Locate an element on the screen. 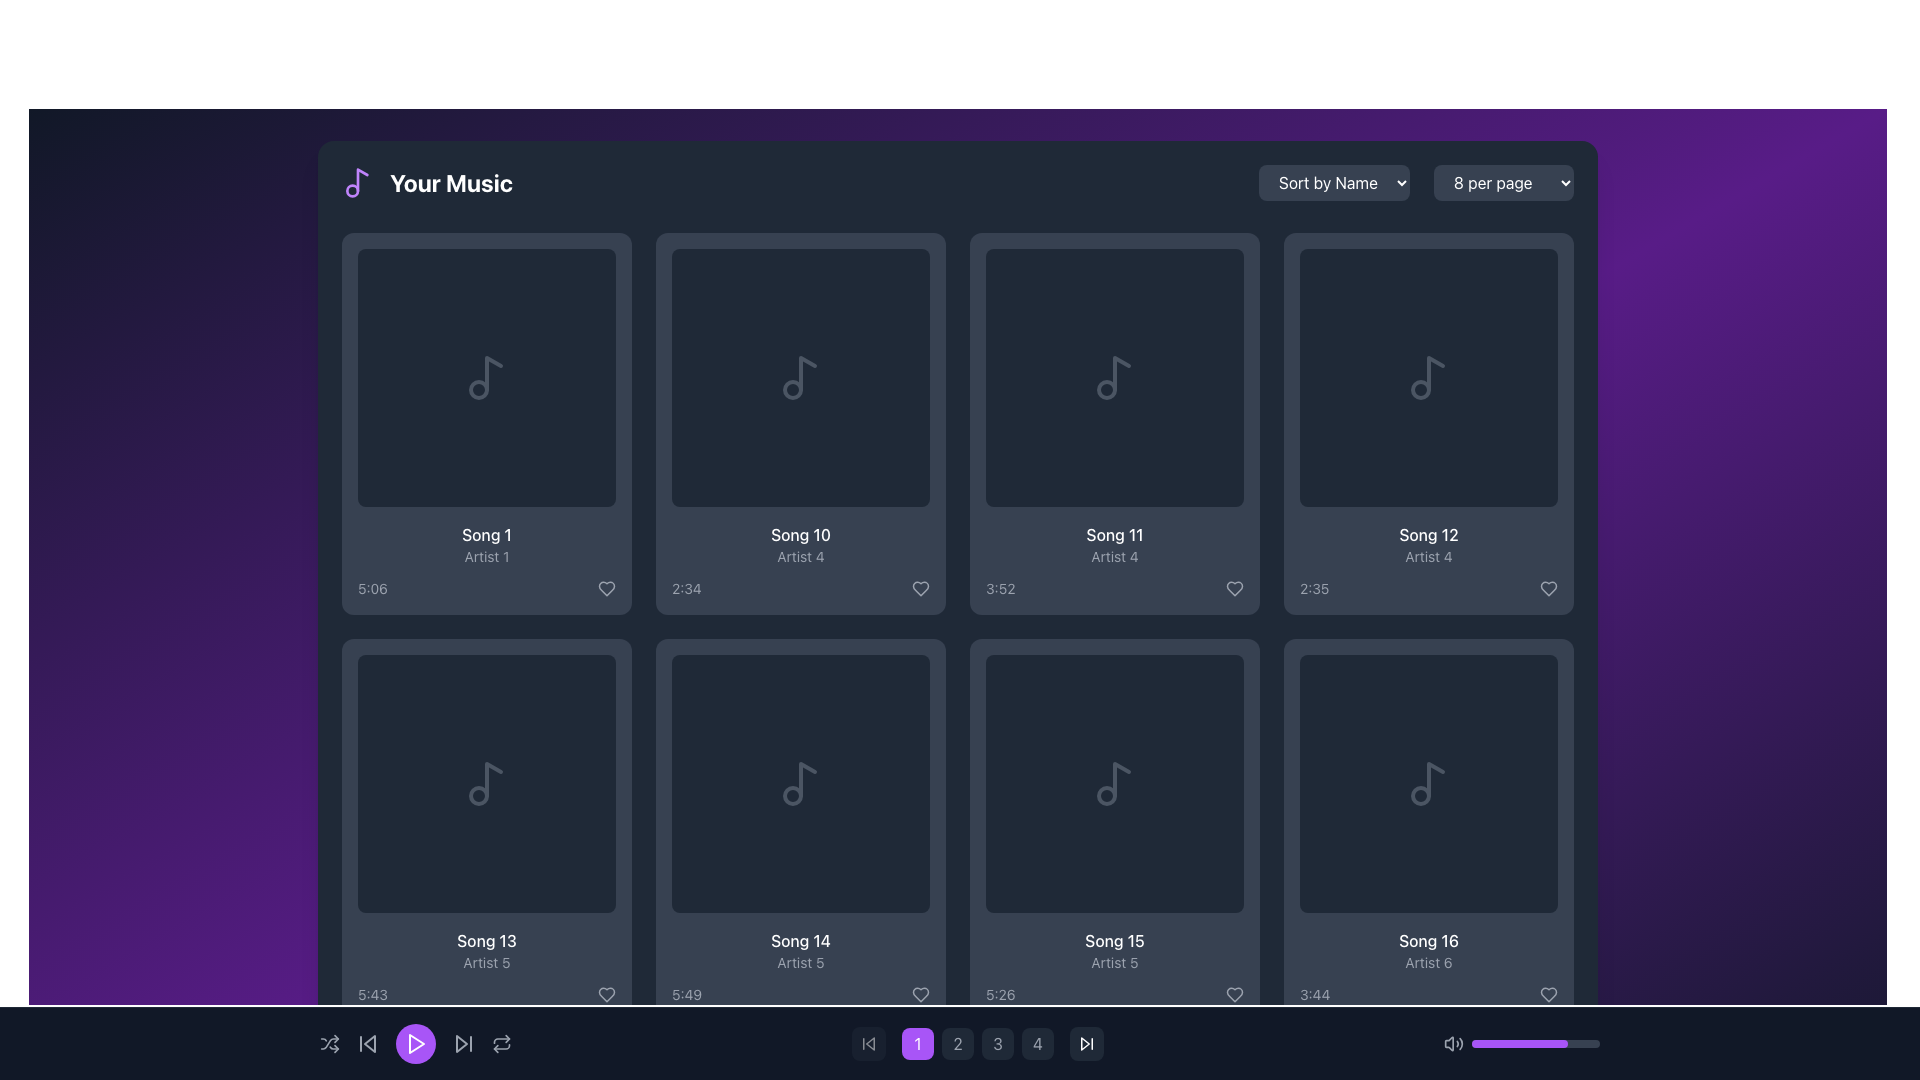 This screenshot has height=1080, width=1920. the circular button with a purple background containing a white play icon is located at coordinates (1428, 782).